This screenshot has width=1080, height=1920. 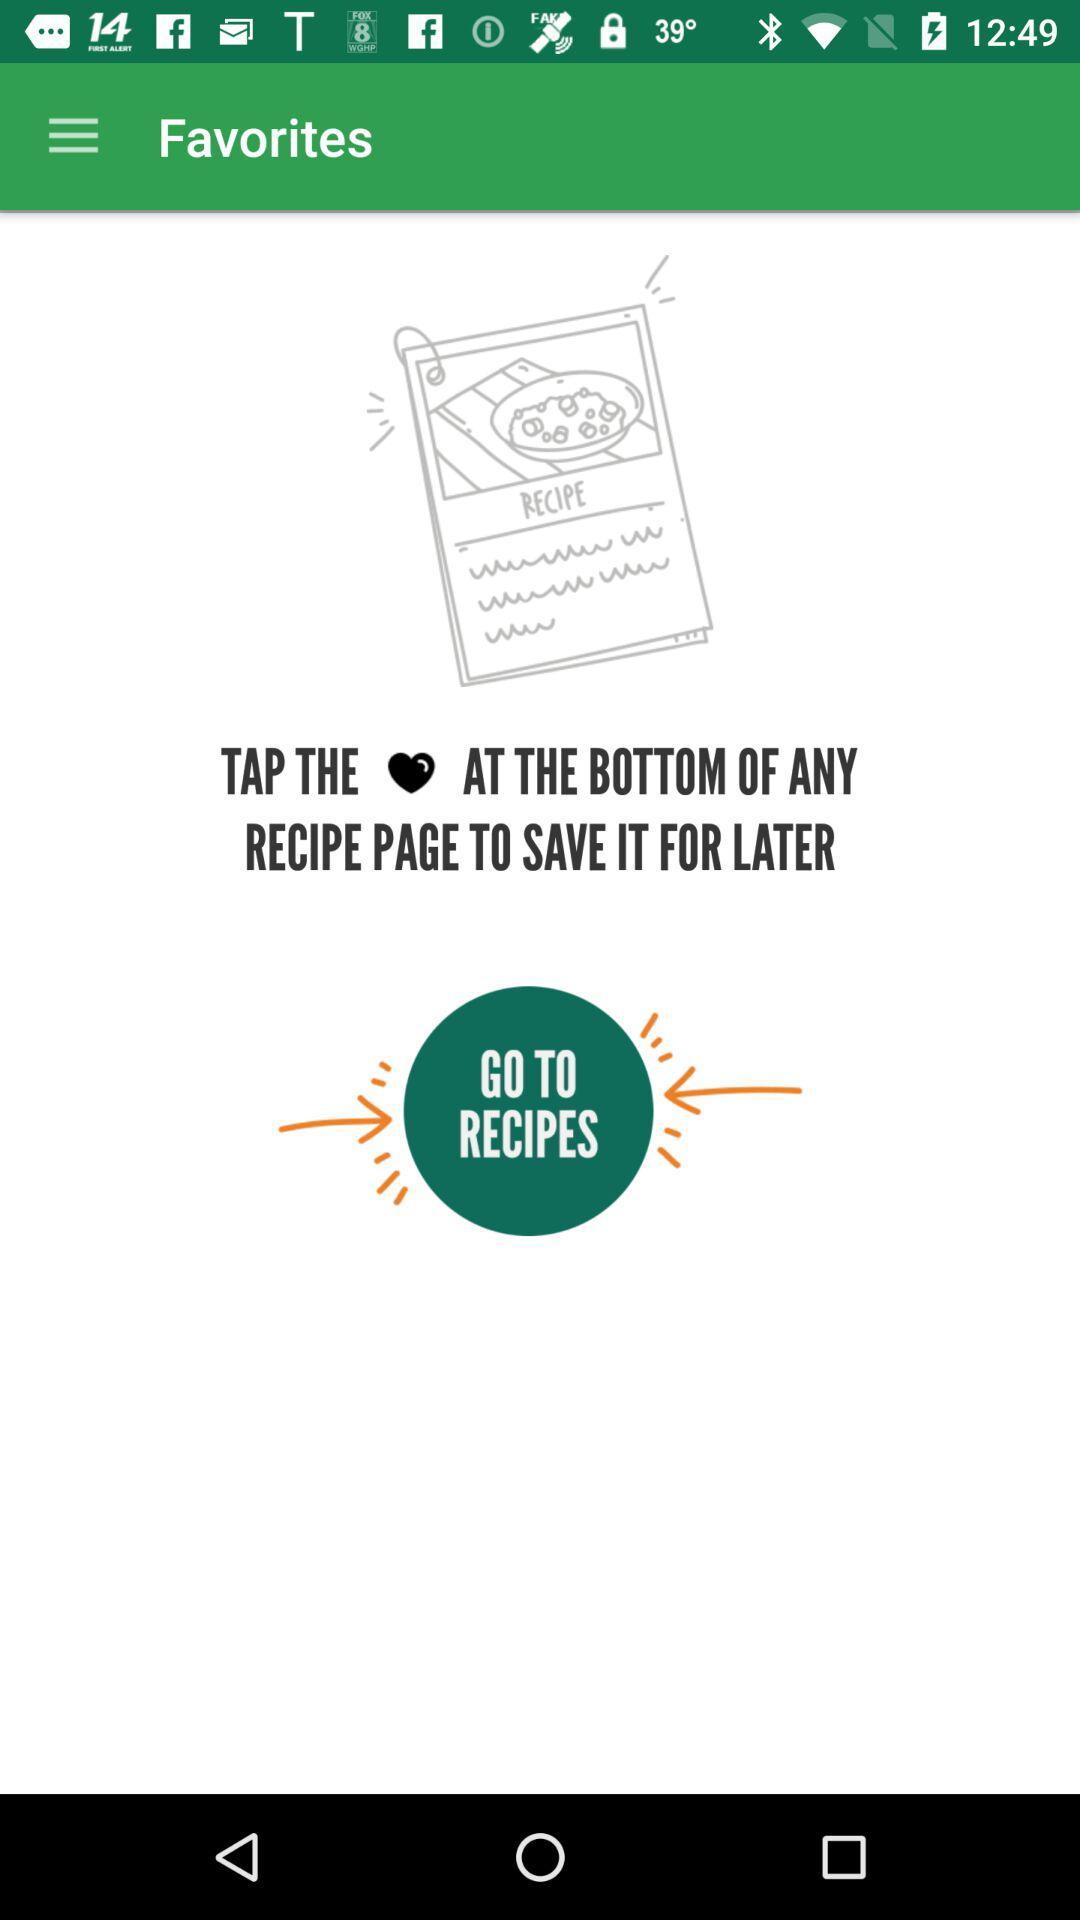 What do you see at coordinates (72, 135) in the screenshot?
I see `the icon to the left of favorites item` at bounding box center [72, 135].